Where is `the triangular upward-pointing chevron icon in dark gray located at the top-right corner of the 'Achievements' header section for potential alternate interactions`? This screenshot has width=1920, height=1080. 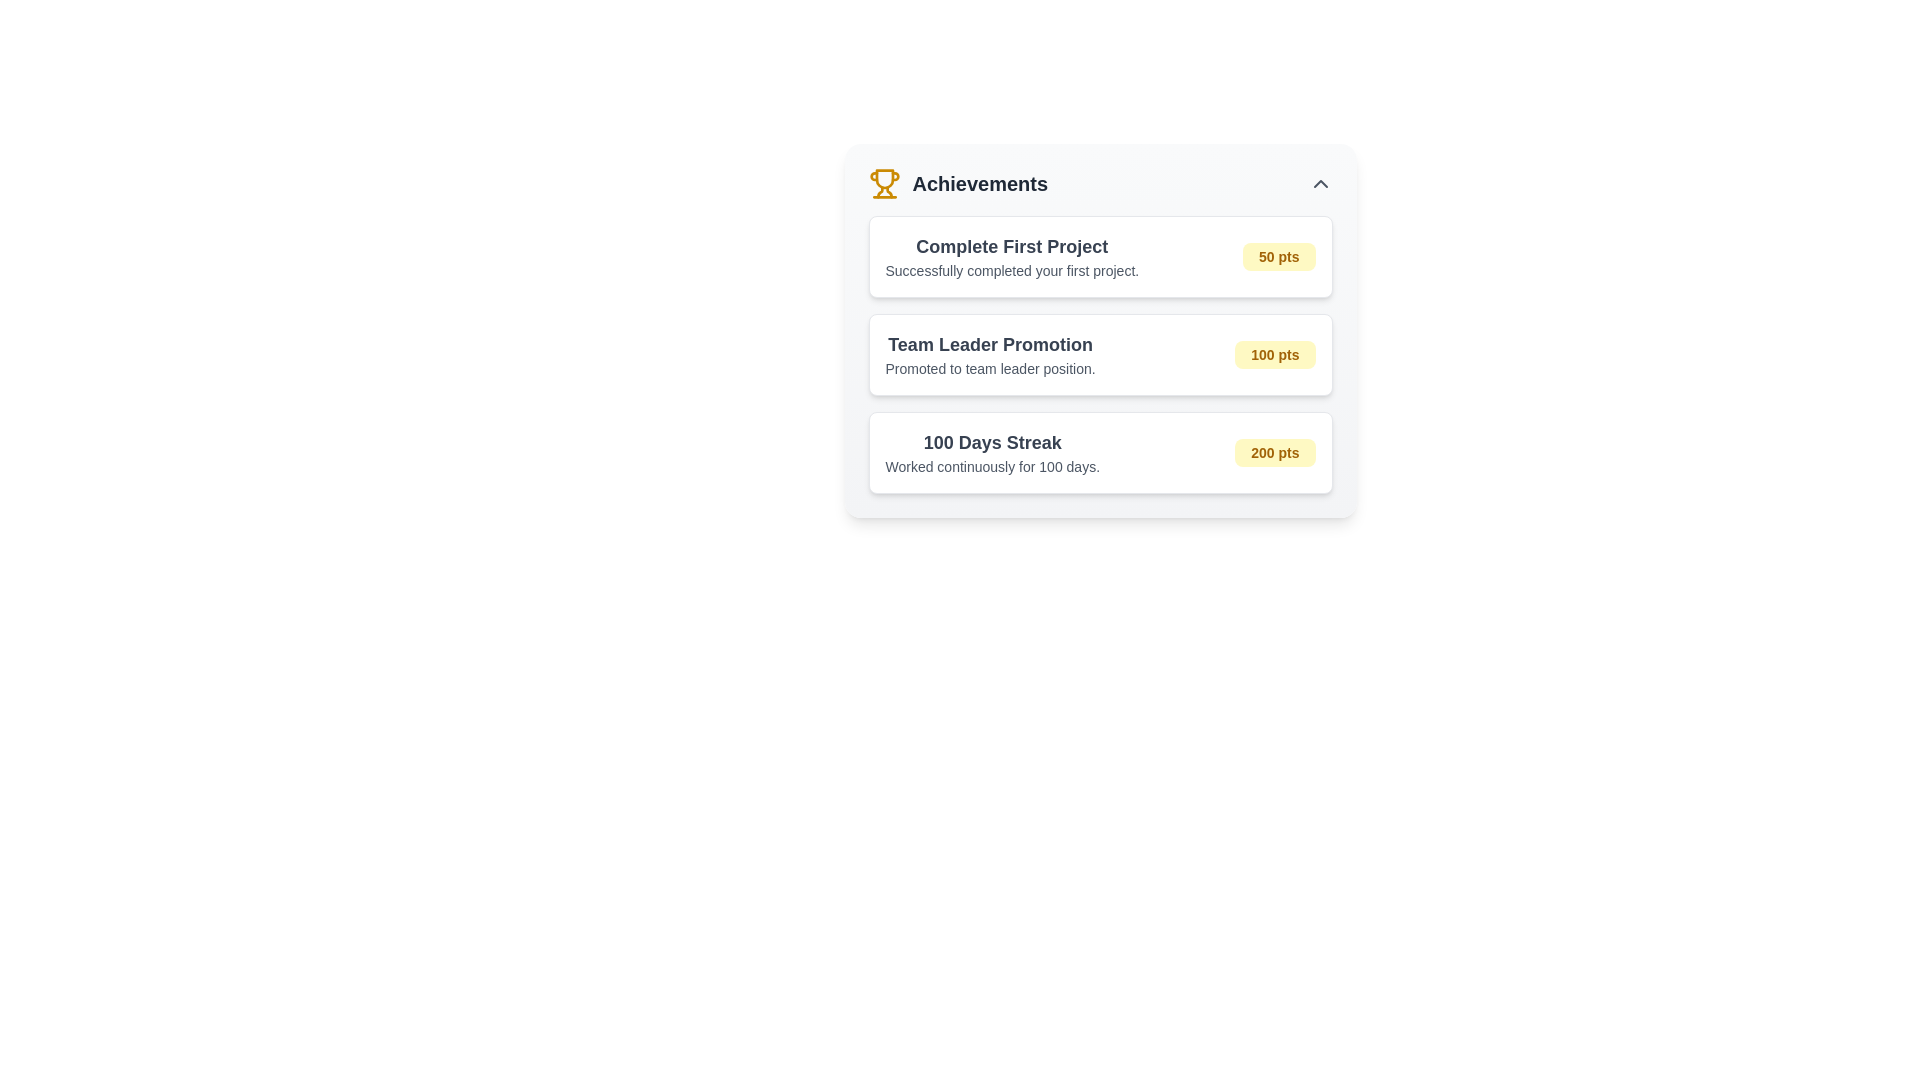
the triangular upward-pointing chevron icon in dark gray located at the top-right corner of the 'Achievements' header section for potential alternate interactions is located at coordinates (1320, 184).